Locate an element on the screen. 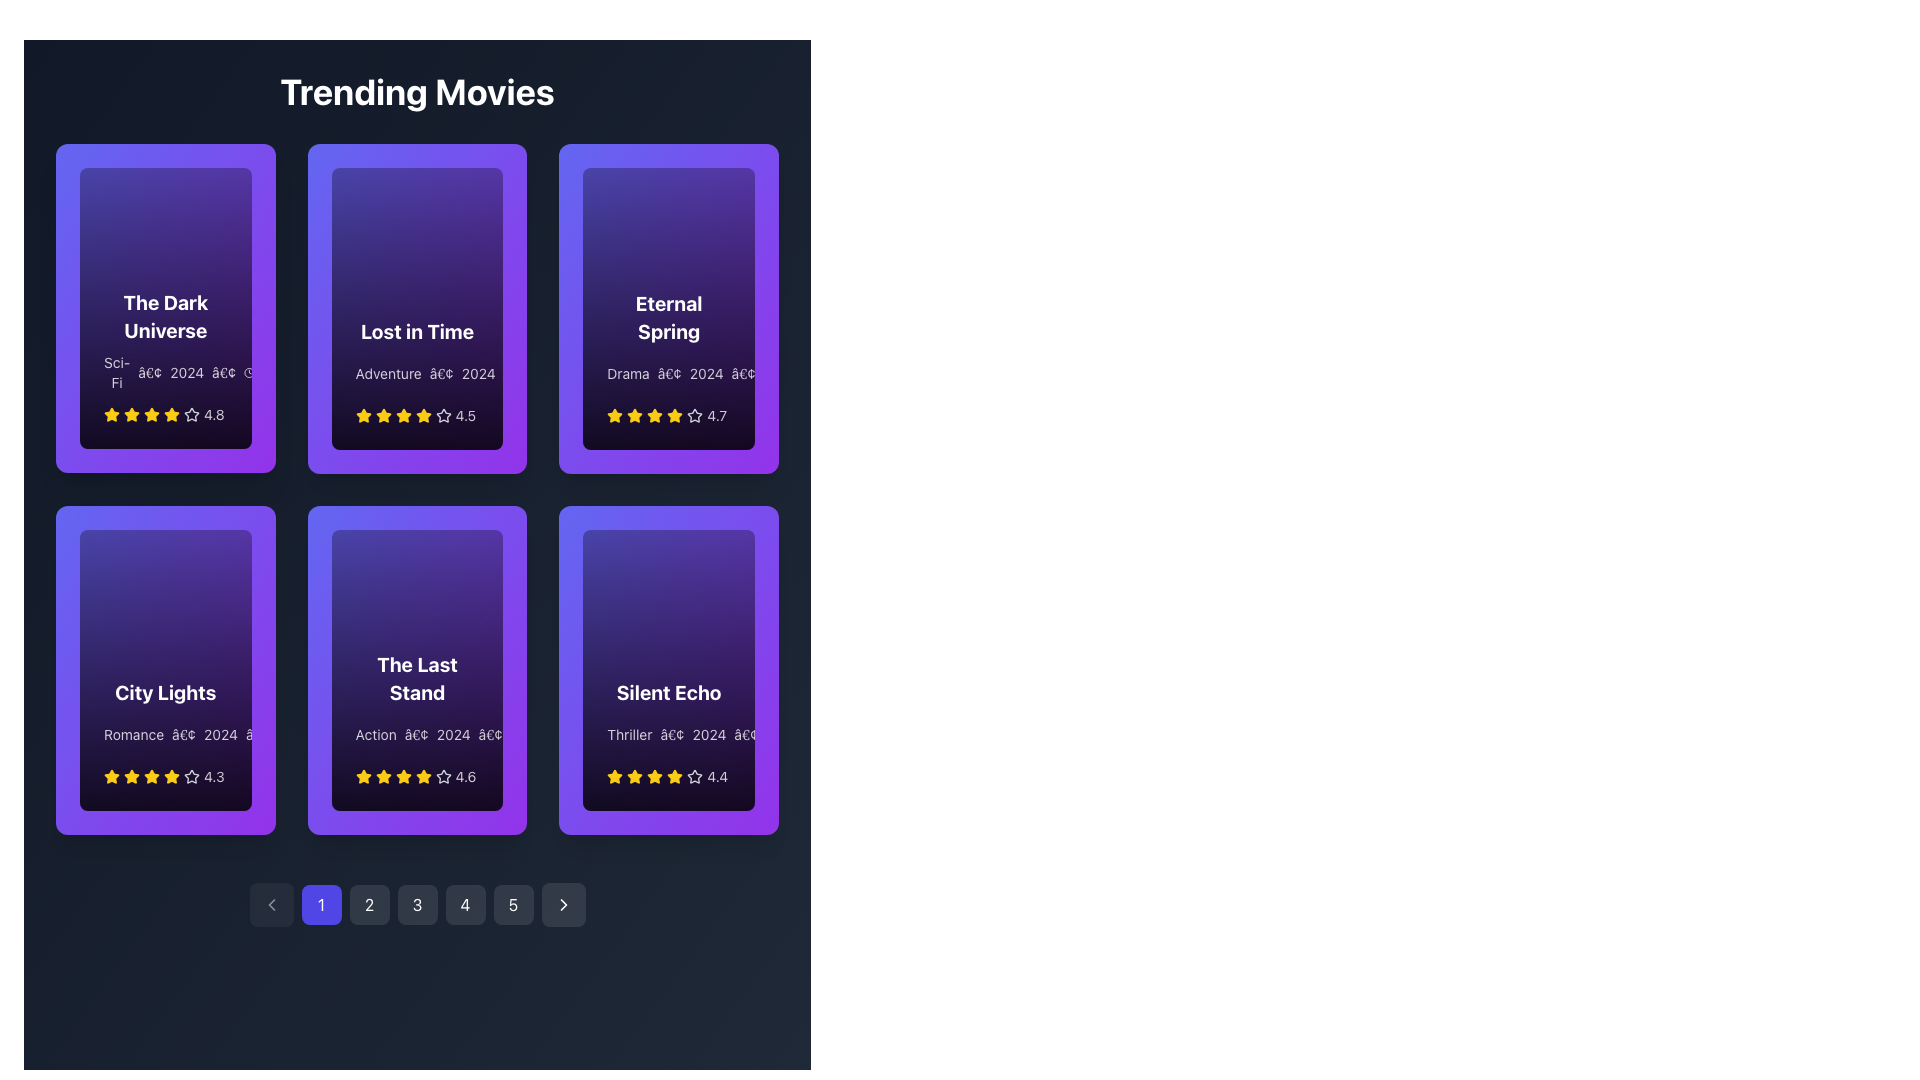 The width and height of the screenshot is (1920, 1080). the button with an embedded play icon located at the center of the circular button in the top-right corner of the purple card labeled 'The Dark Universe' is located at coordinates (240, 185).